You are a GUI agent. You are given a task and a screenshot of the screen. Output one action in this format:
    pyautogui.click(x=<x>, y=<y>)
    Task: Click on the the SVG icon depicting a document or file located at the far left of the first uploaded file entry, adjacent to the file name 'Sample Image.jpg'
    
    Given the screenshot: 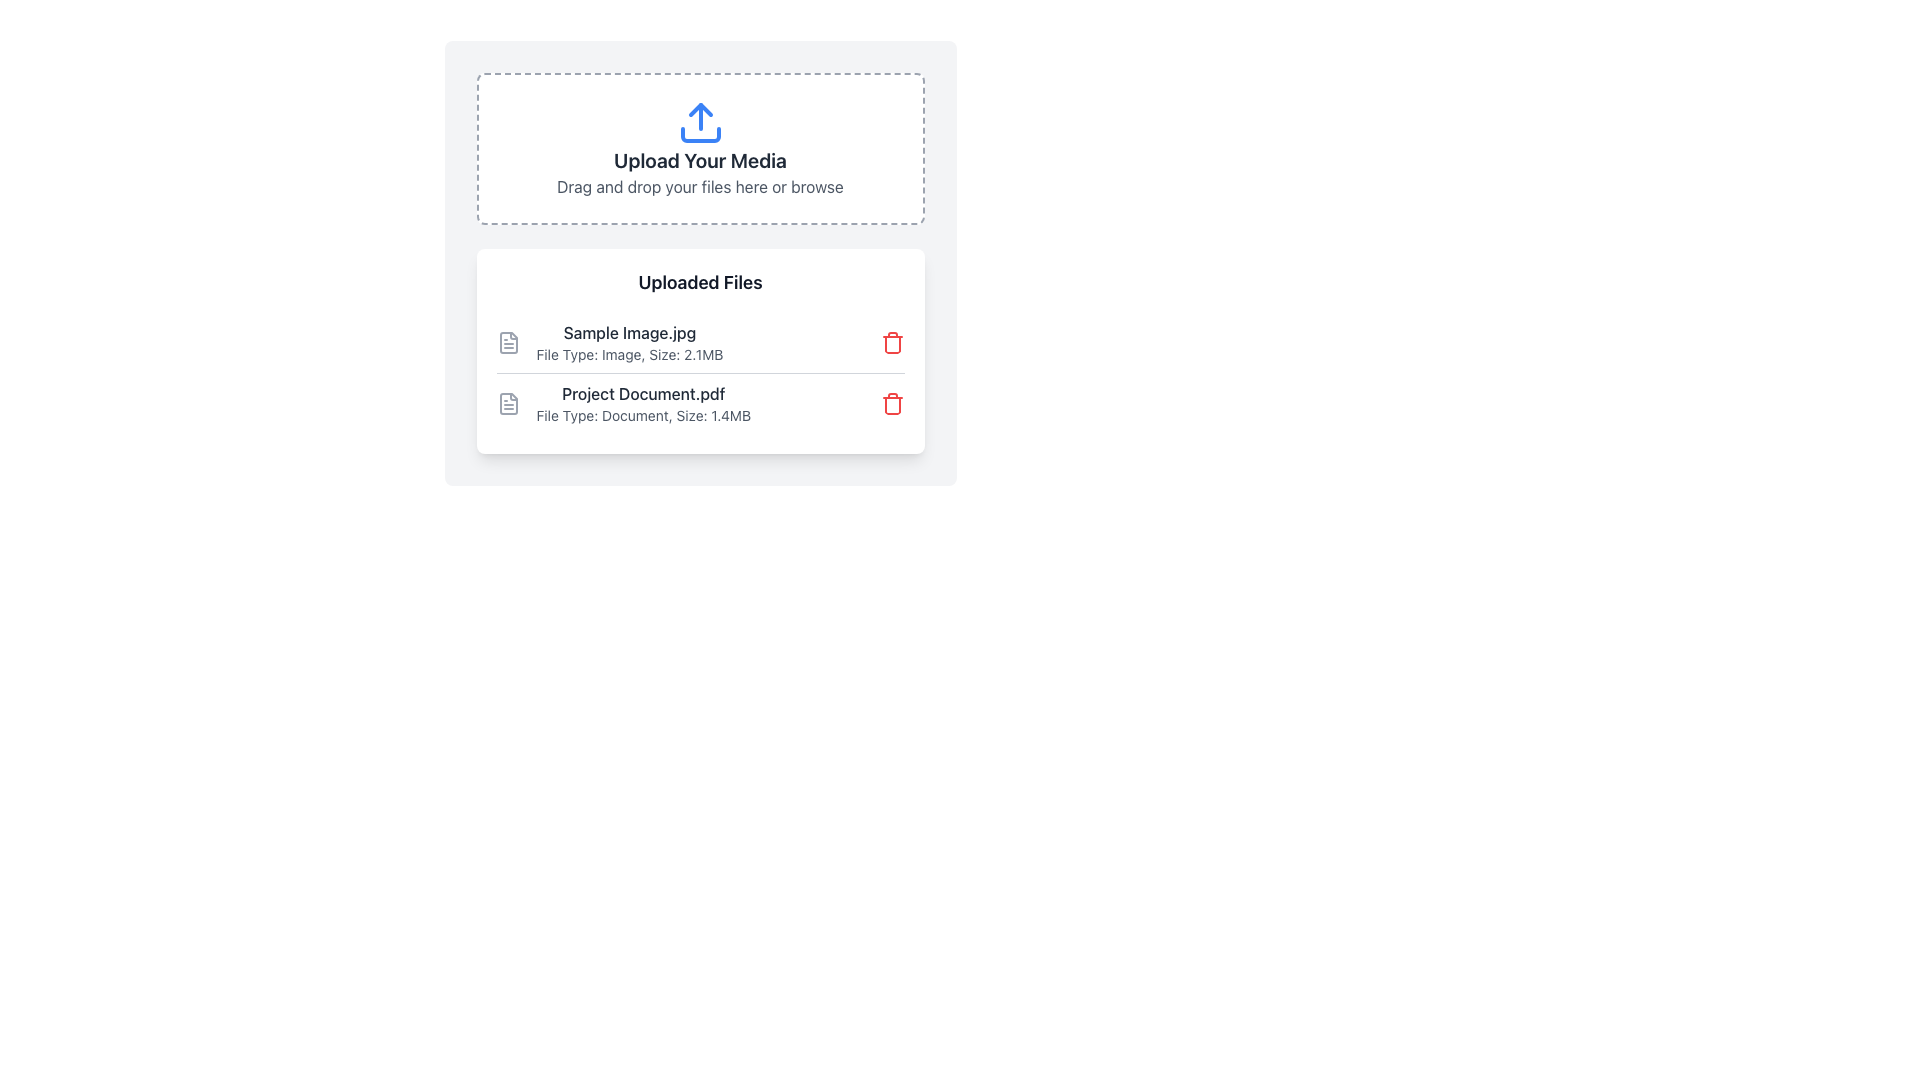 What is the action you would take?
    pyautogui.click(x=508, y=342)
    